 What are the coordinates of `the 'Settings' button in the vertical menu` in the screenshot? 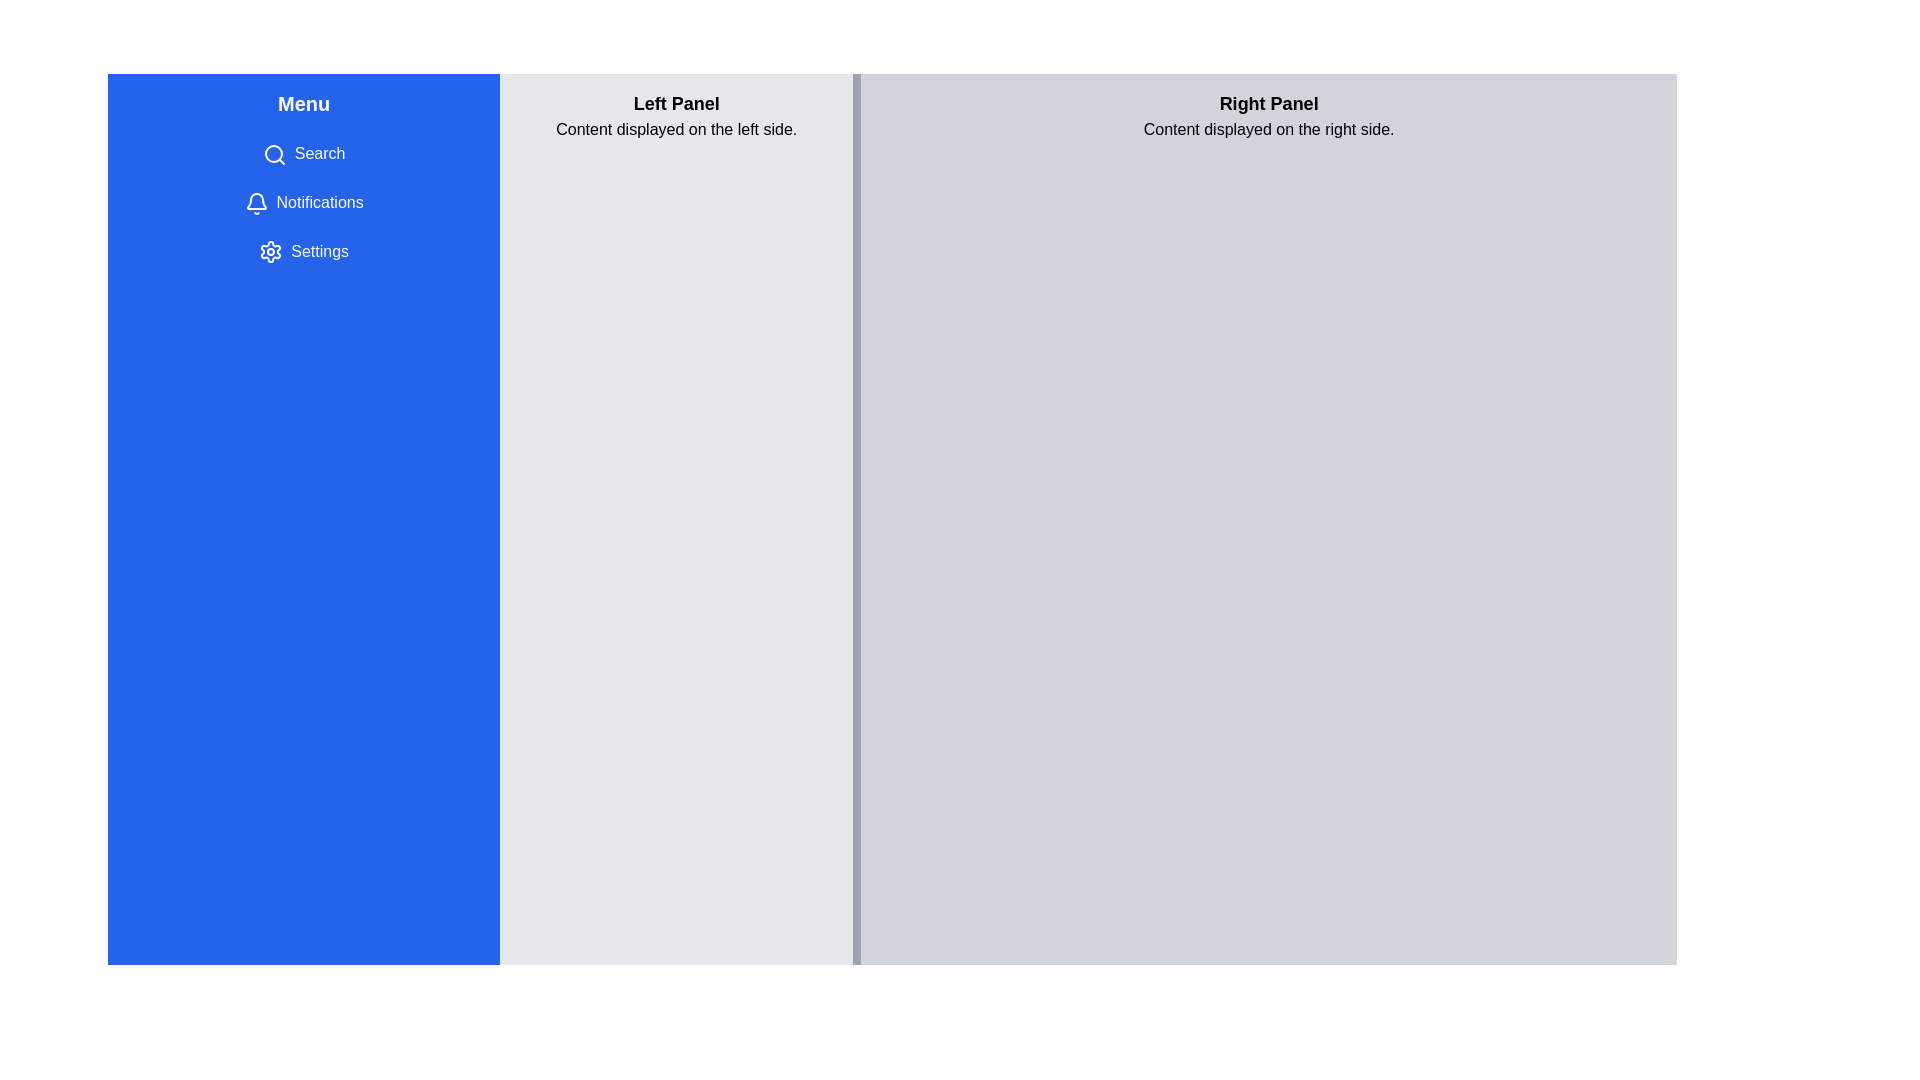 It's located at (302, 249).